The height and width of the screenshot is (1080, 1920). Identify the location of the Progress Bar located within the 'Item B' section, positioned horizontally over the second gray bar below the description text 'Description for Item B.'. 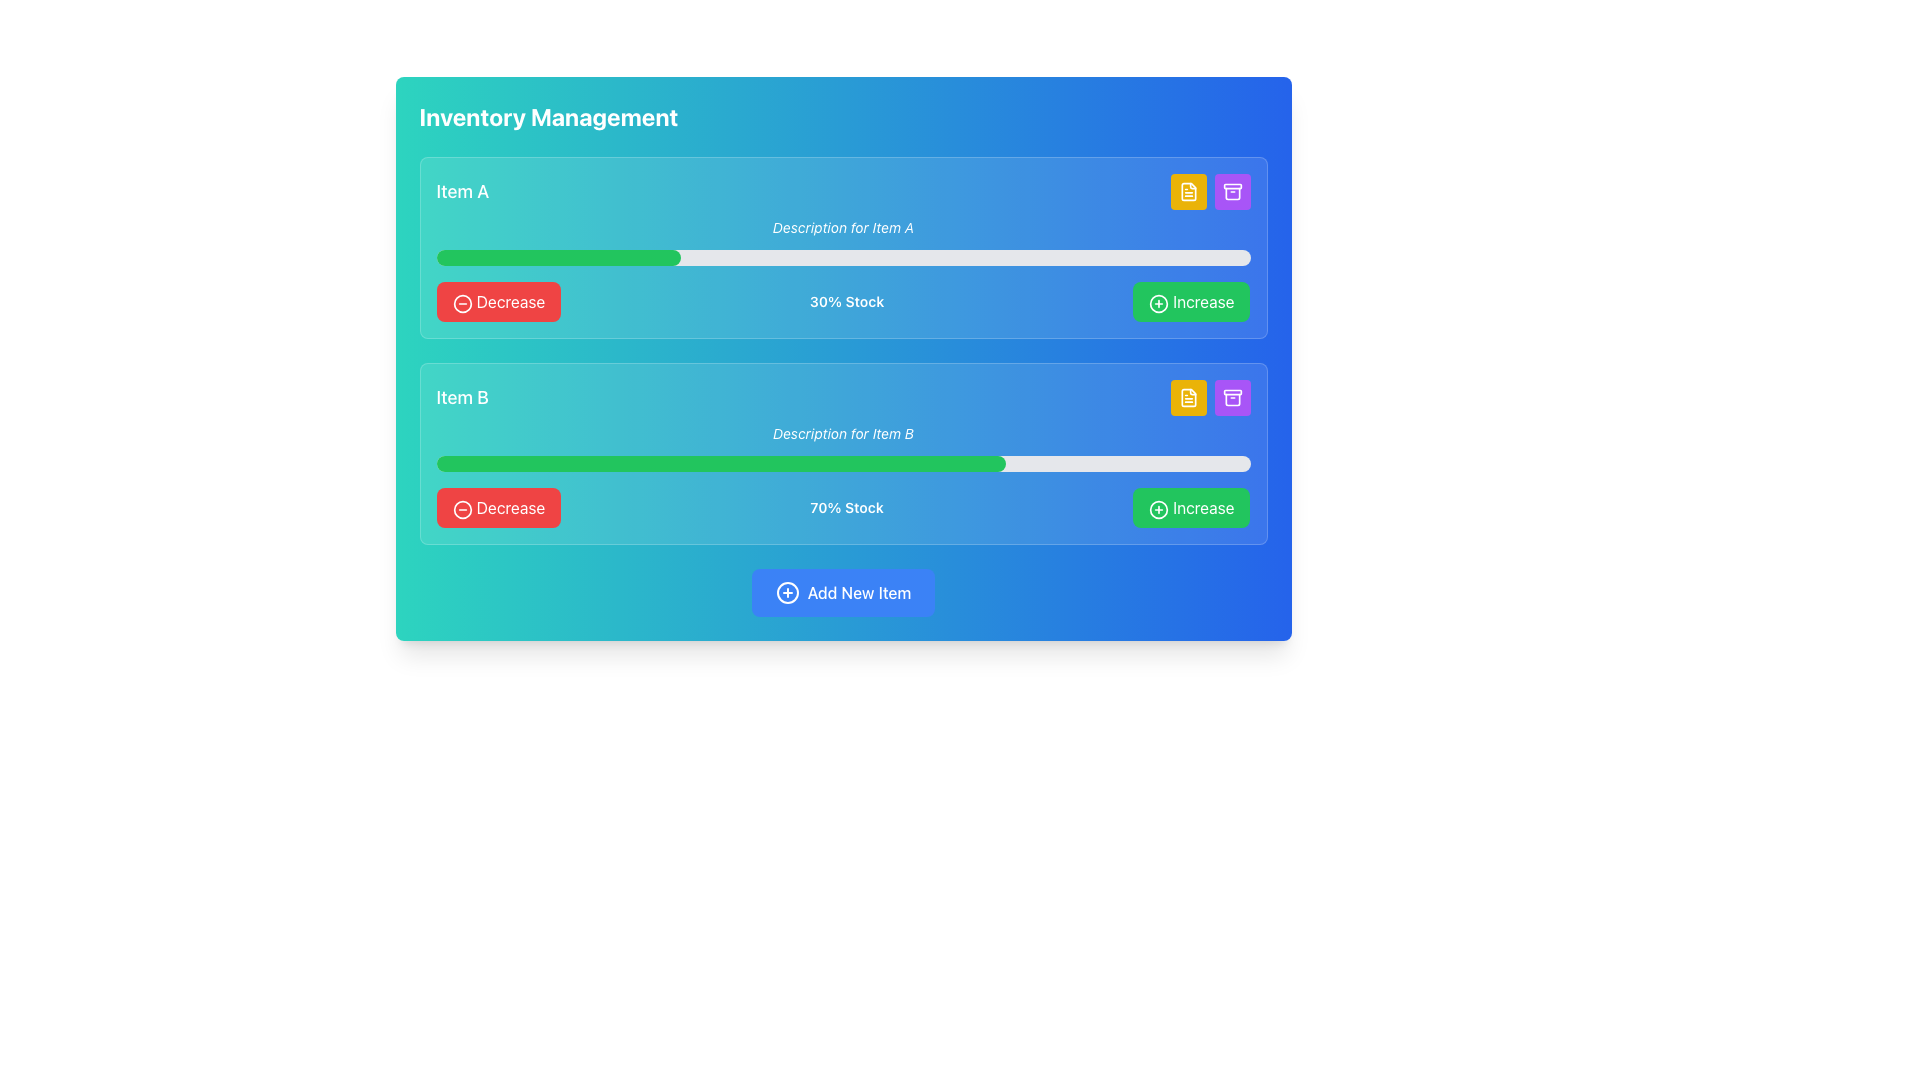
(720, 463).